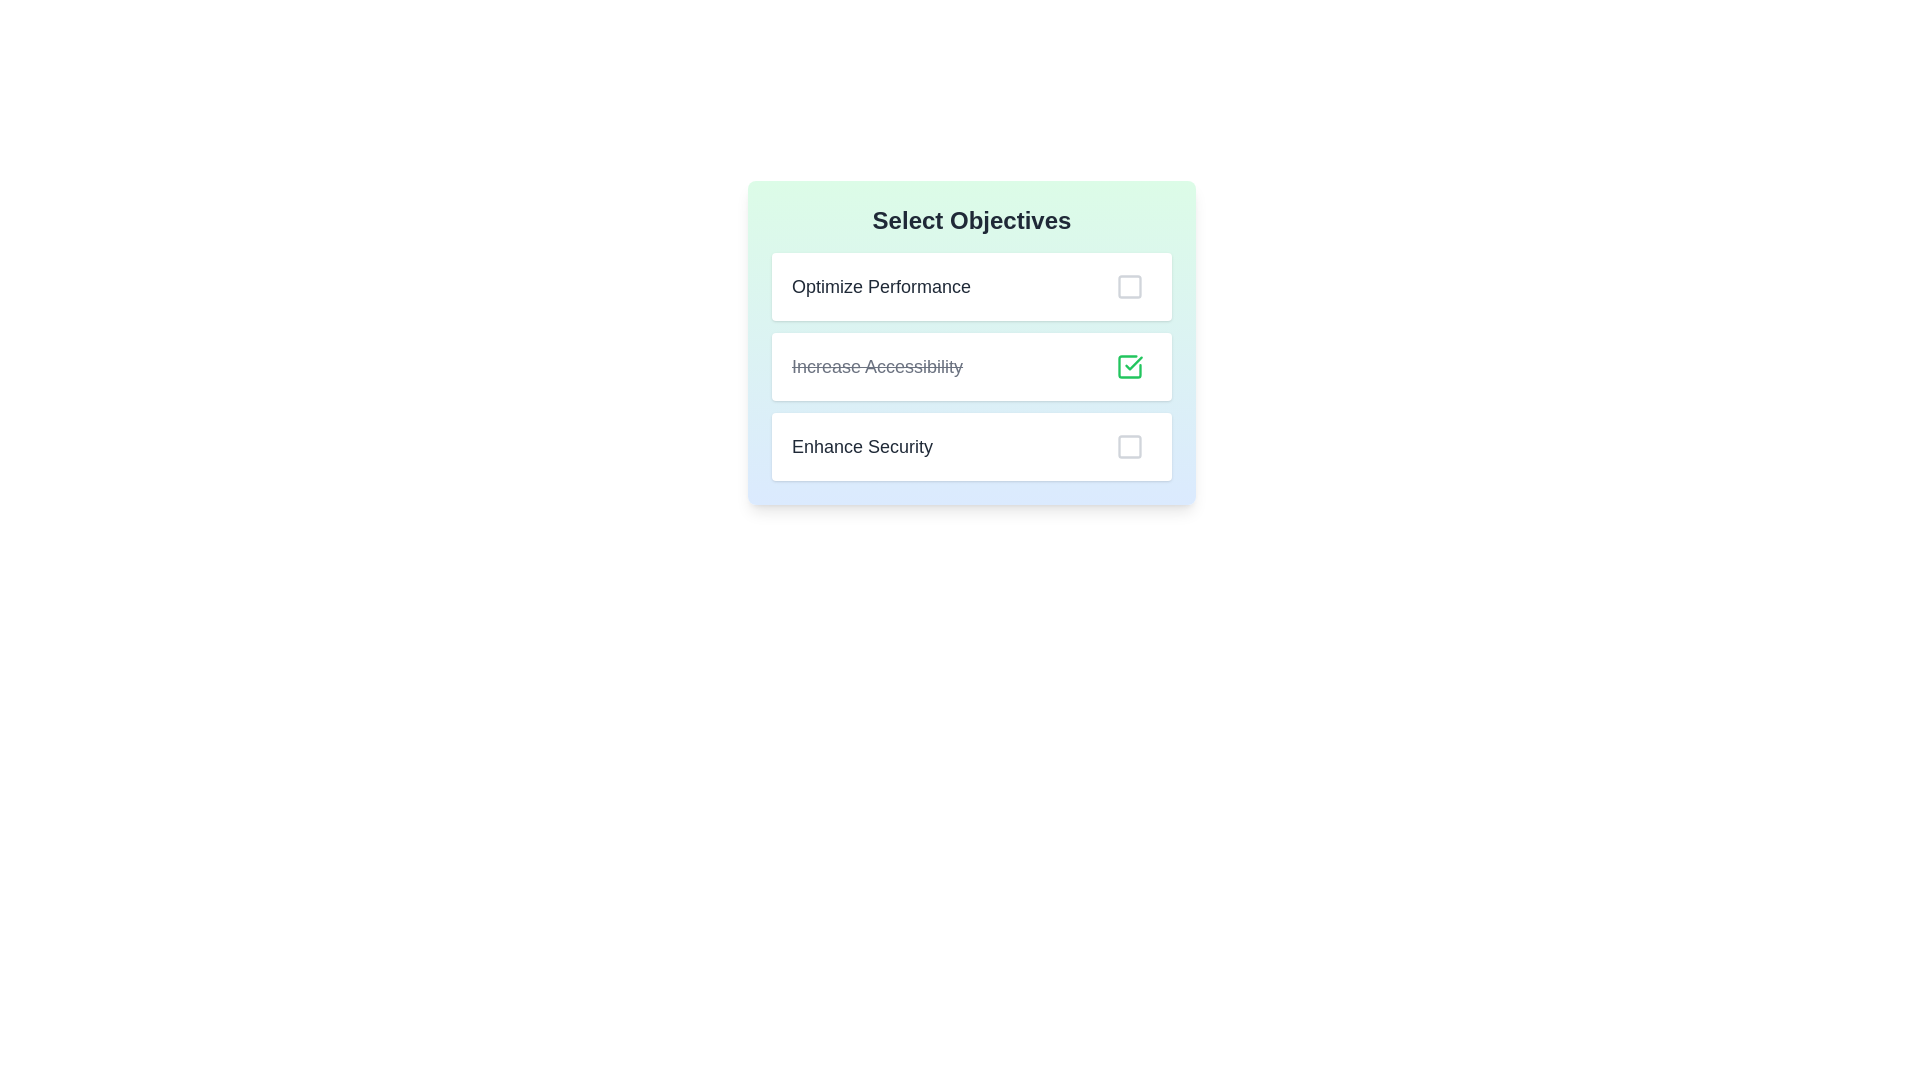 The height and width of the screenshot is (1080, 1920). Describe the element at coordinates (1129, 286) in the screenshot. I see `the internal box of the checkbox component representing the selected state for 'Optimize Performance'` at that location.